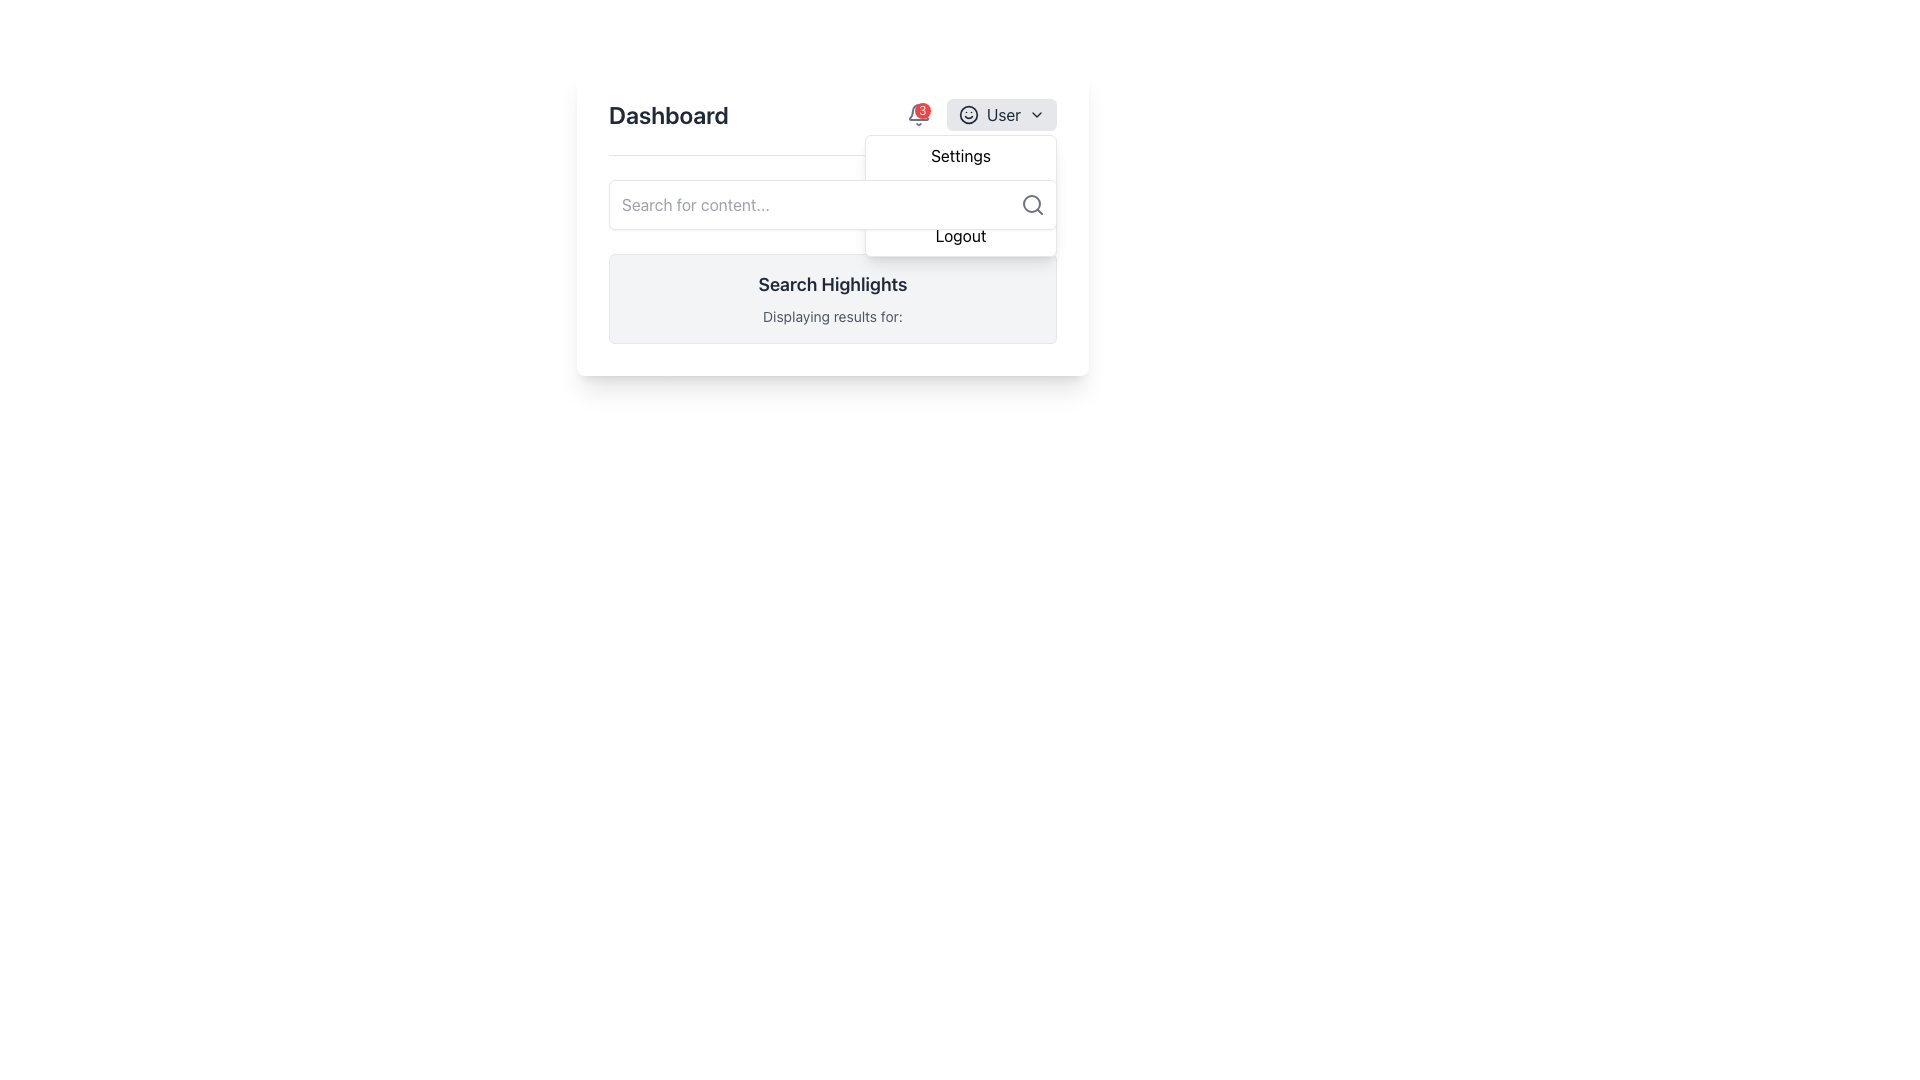 Image resolution: width=1920 pixels, height=1080 pixels. Describe the element at coordinates (1032, 204) in the screenshot. I see `the search icon represented by a magnifying glass symbol, which is located at the rightmost position of the search input box` at that location.